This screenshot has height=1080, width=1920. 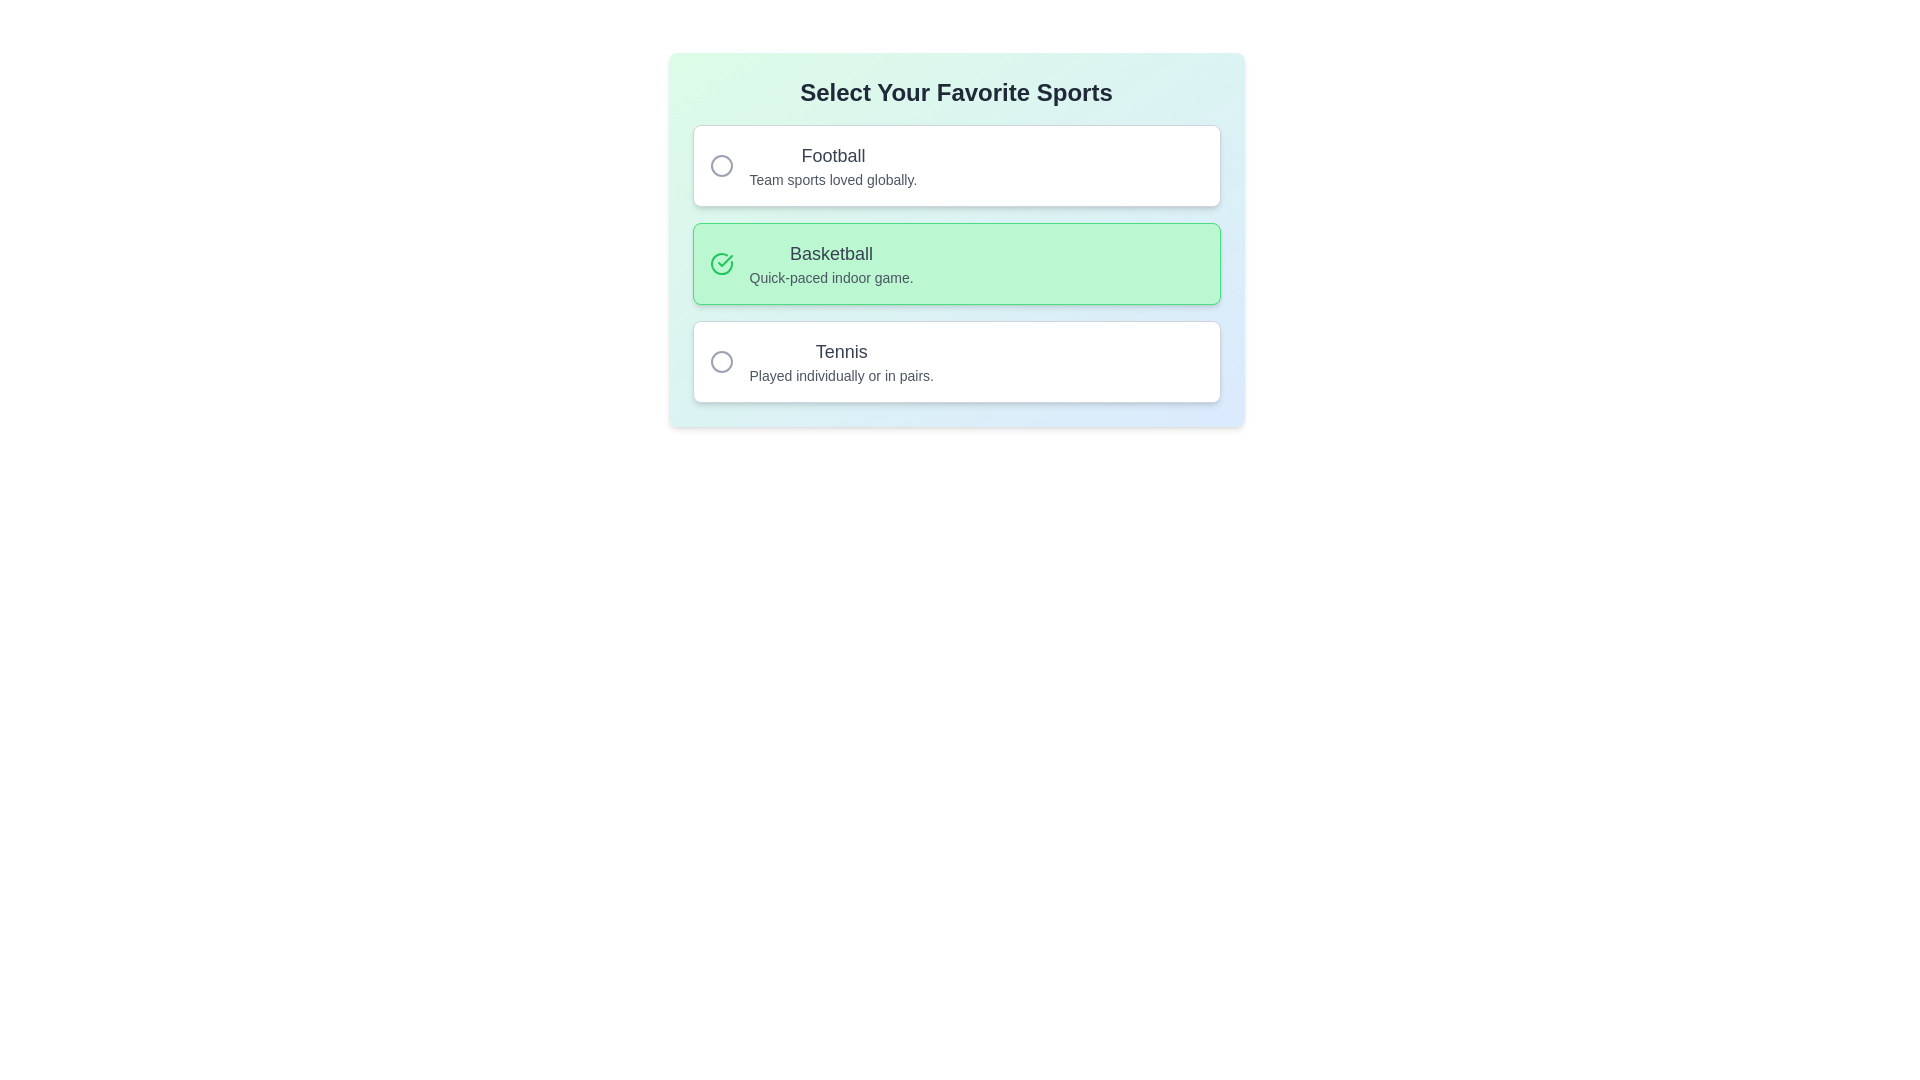 What do you see at coordinates (833, 164) in the screenshot?
I see `descriptive text block for the selectable option related to 'Football', located beneath the circular radio button in the top option of the vertical list of sports` at bounding box center [833, 164].